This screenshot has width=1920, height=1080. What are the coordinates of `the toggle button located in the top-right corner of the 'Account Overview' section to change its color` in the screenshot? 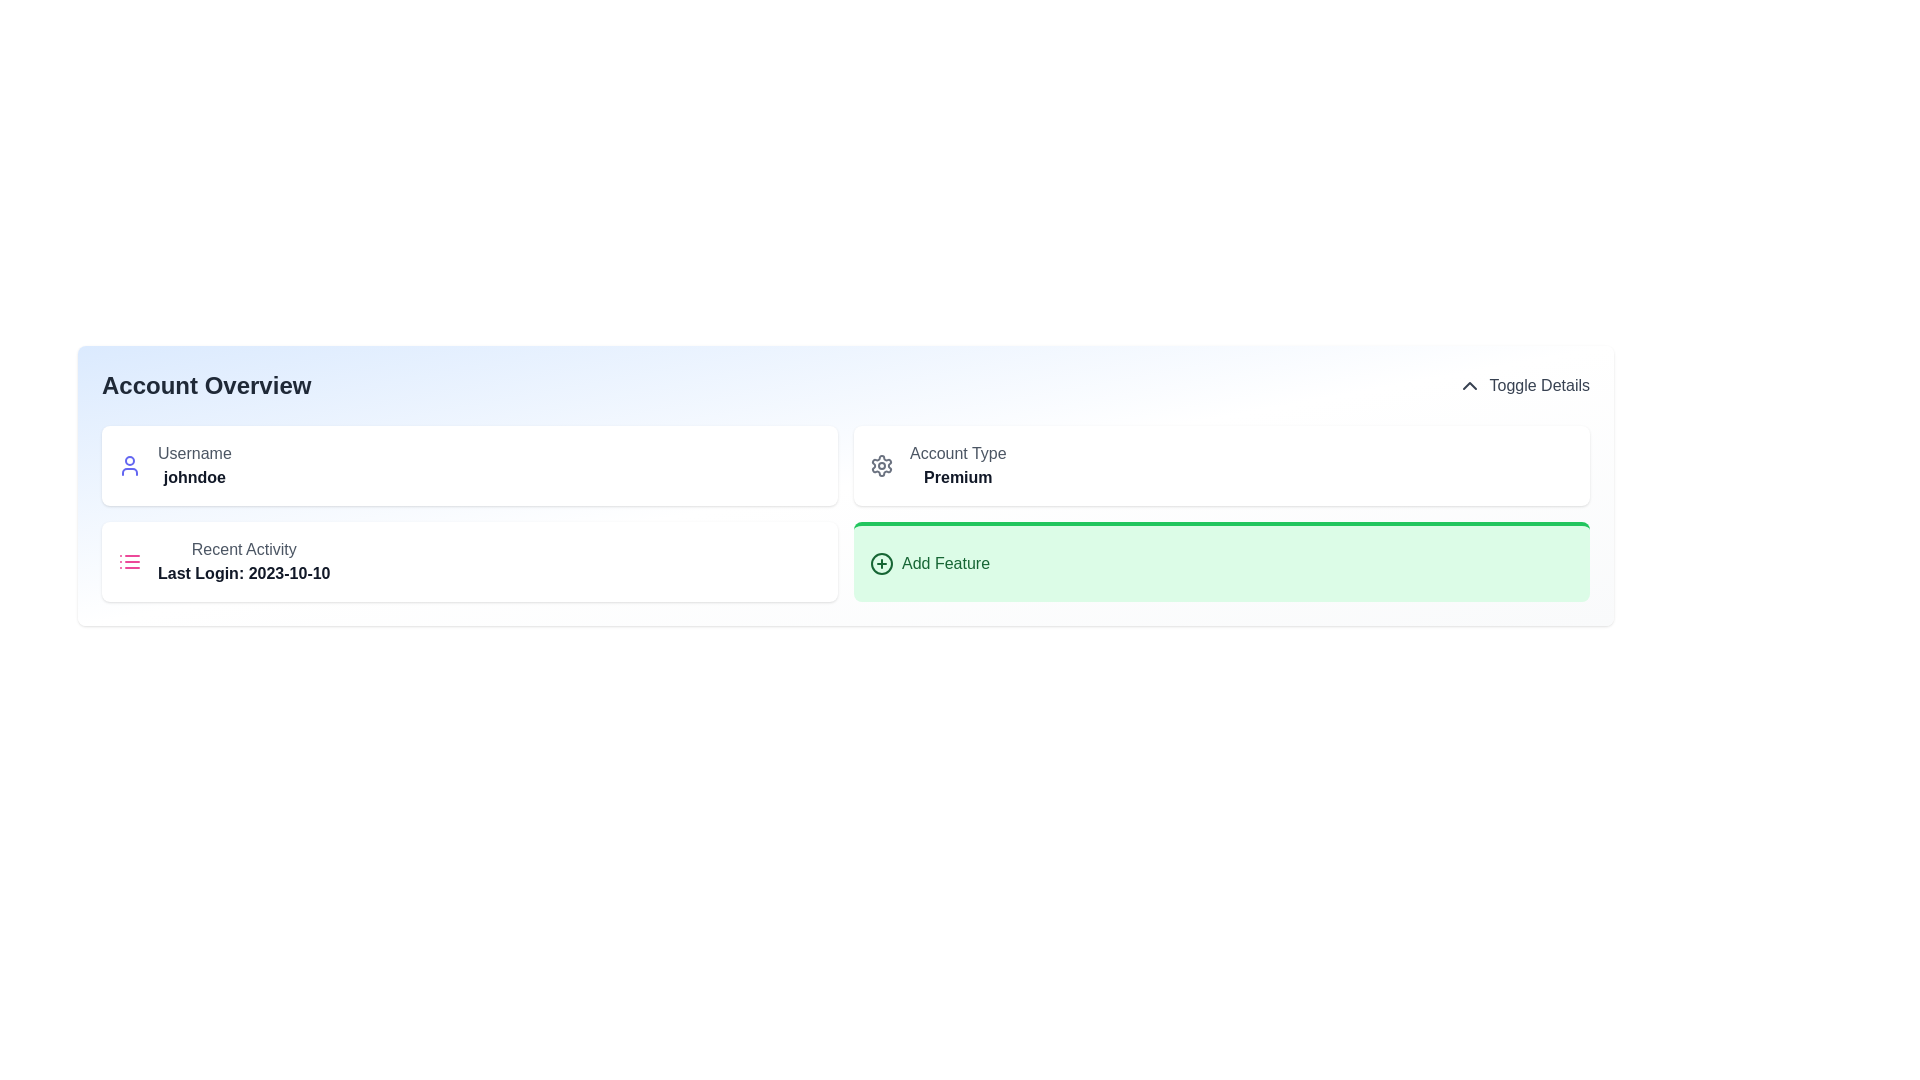 It's located at (1522, 385).